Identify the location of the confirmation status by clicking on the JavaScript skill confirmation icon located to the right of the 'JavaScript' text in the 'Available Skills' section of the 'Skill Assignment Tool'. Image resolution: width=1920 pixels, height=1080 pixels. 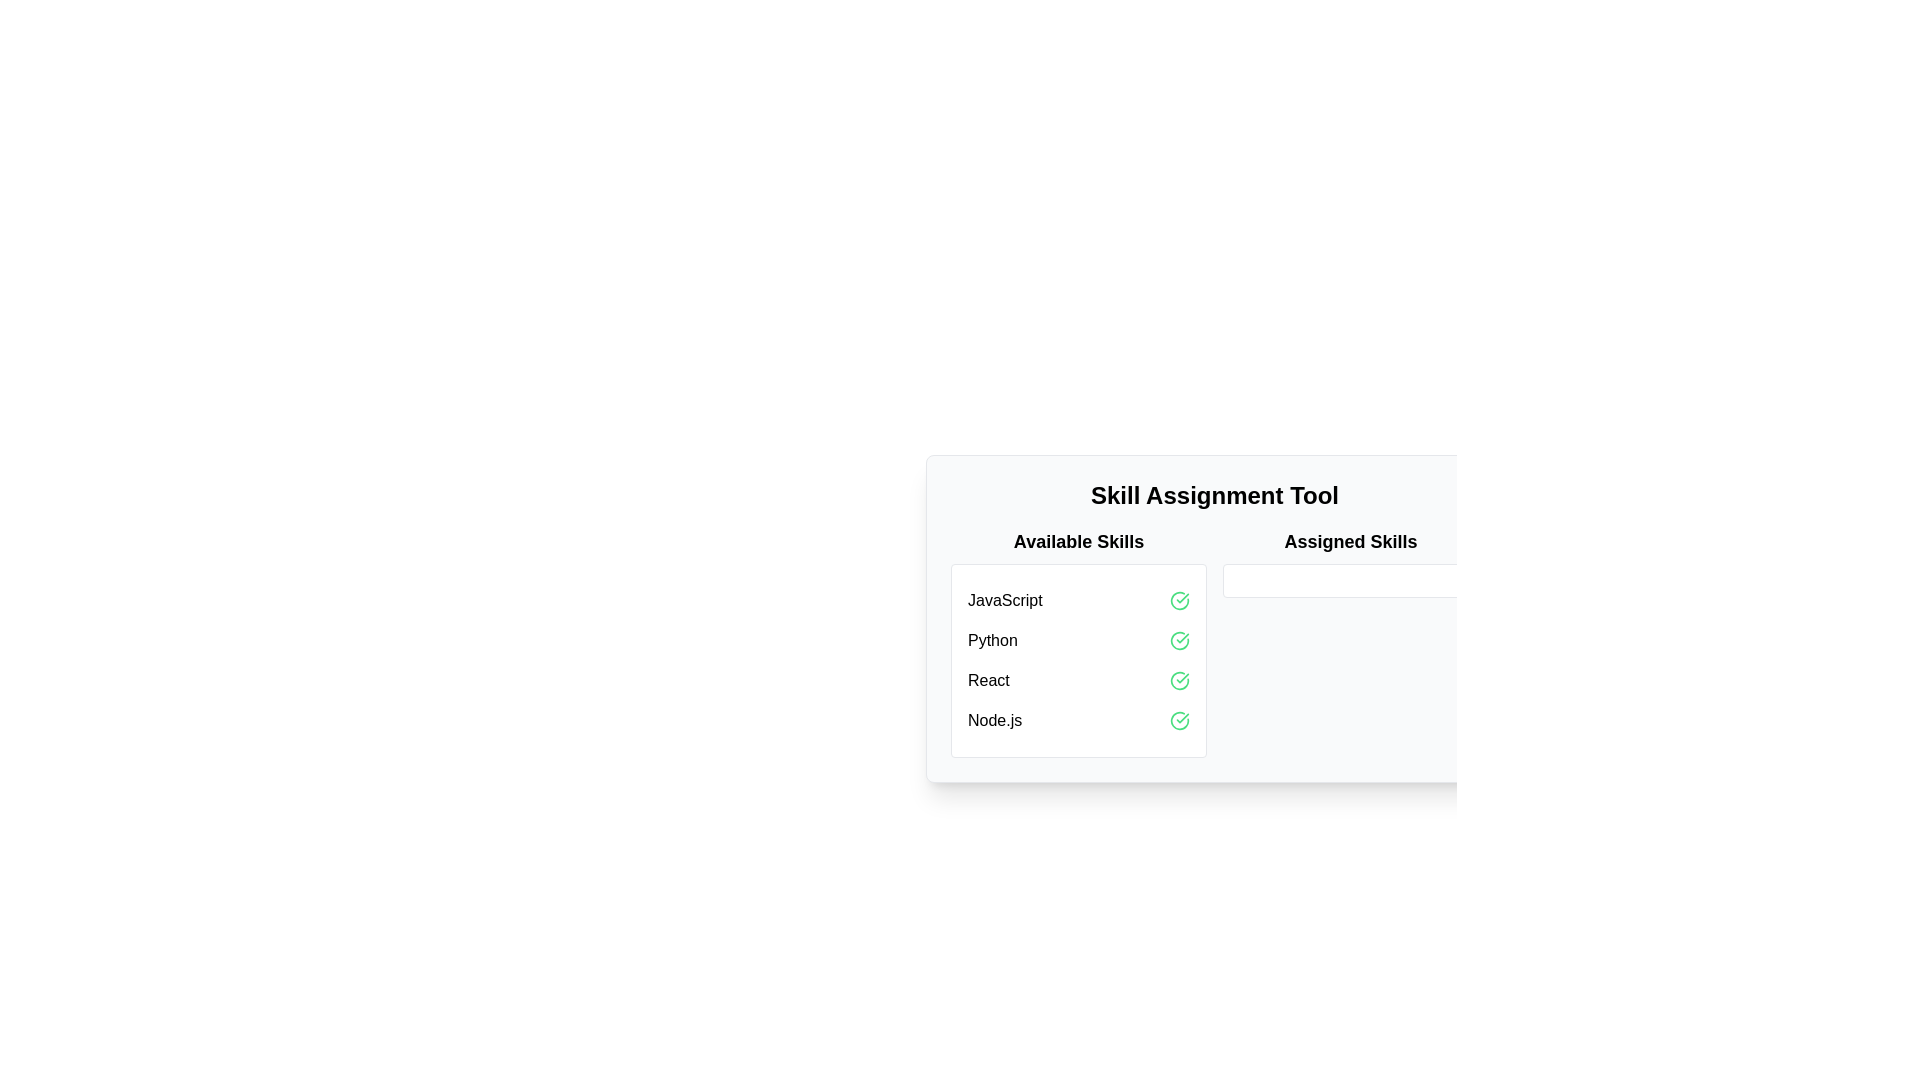
(1180, 600).